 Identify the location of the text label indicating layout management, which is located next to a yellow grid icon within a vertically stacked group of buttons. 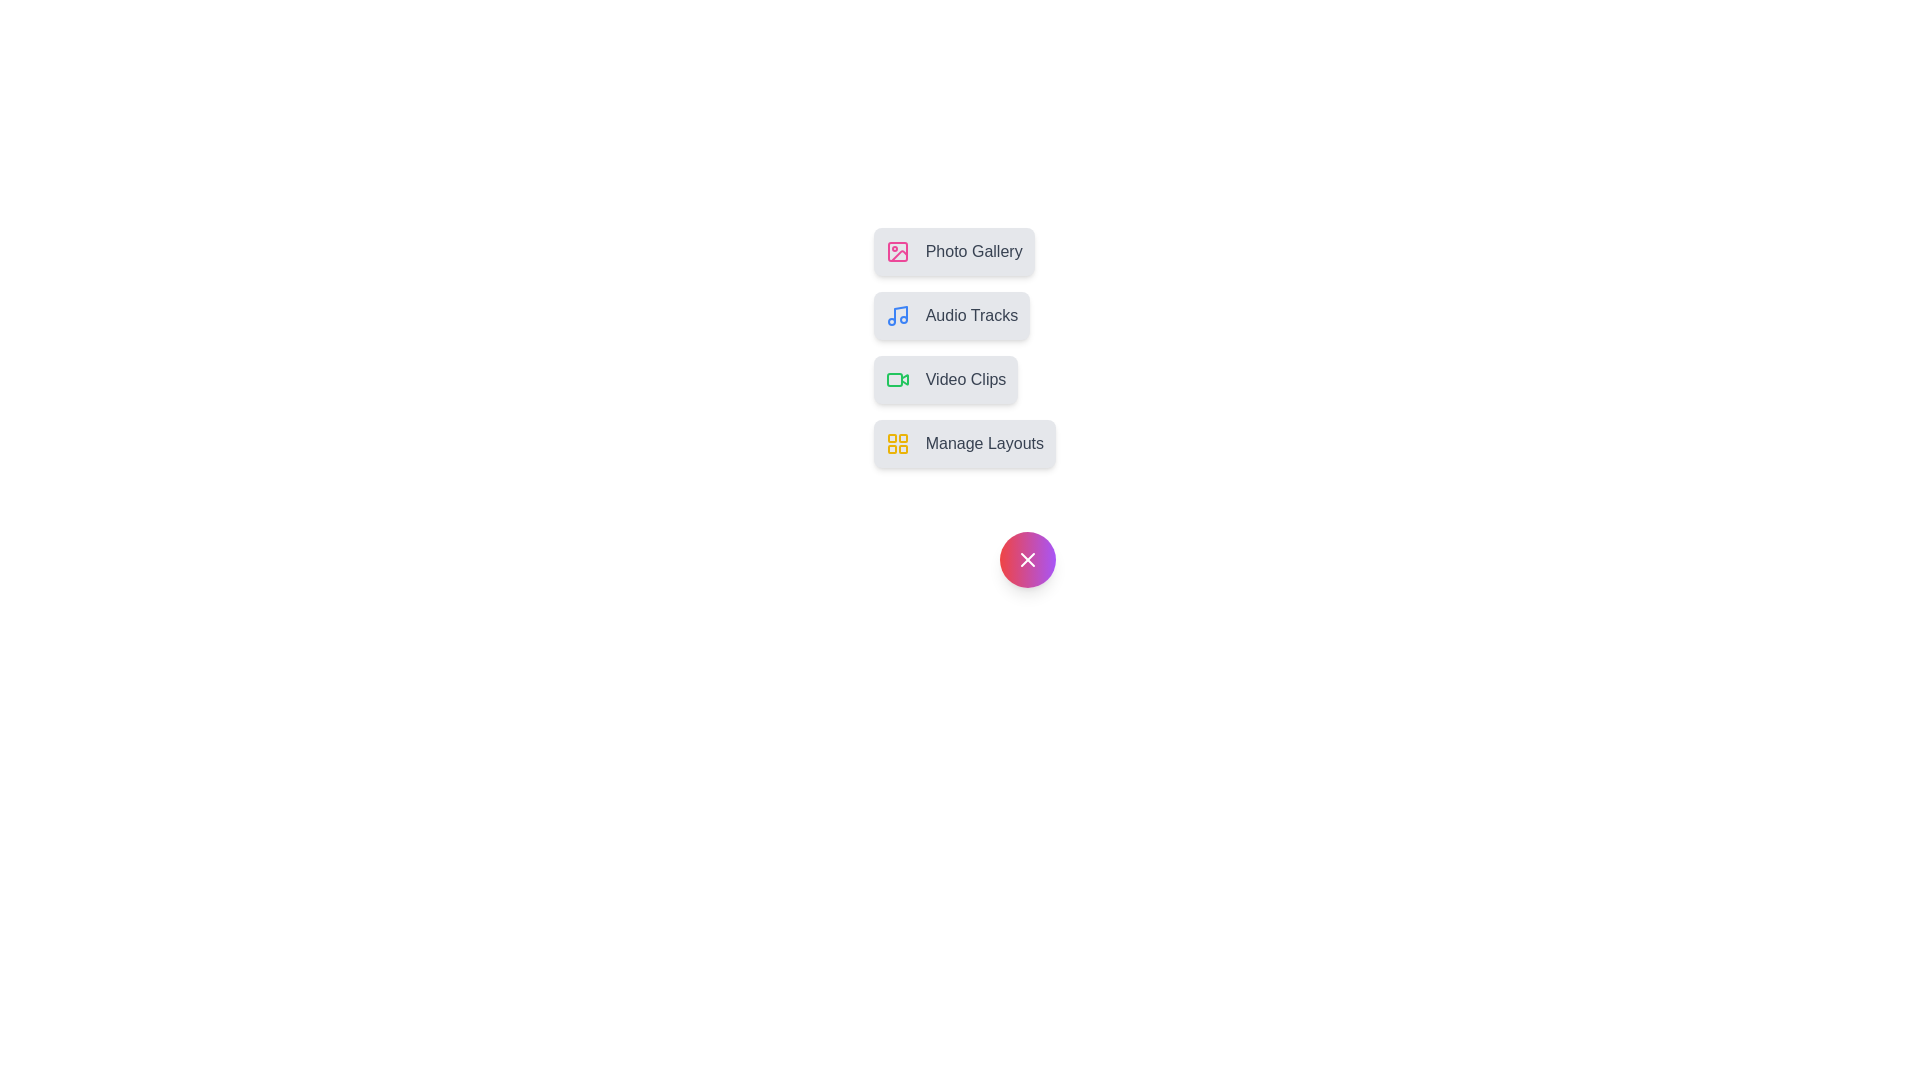
(984, 442).